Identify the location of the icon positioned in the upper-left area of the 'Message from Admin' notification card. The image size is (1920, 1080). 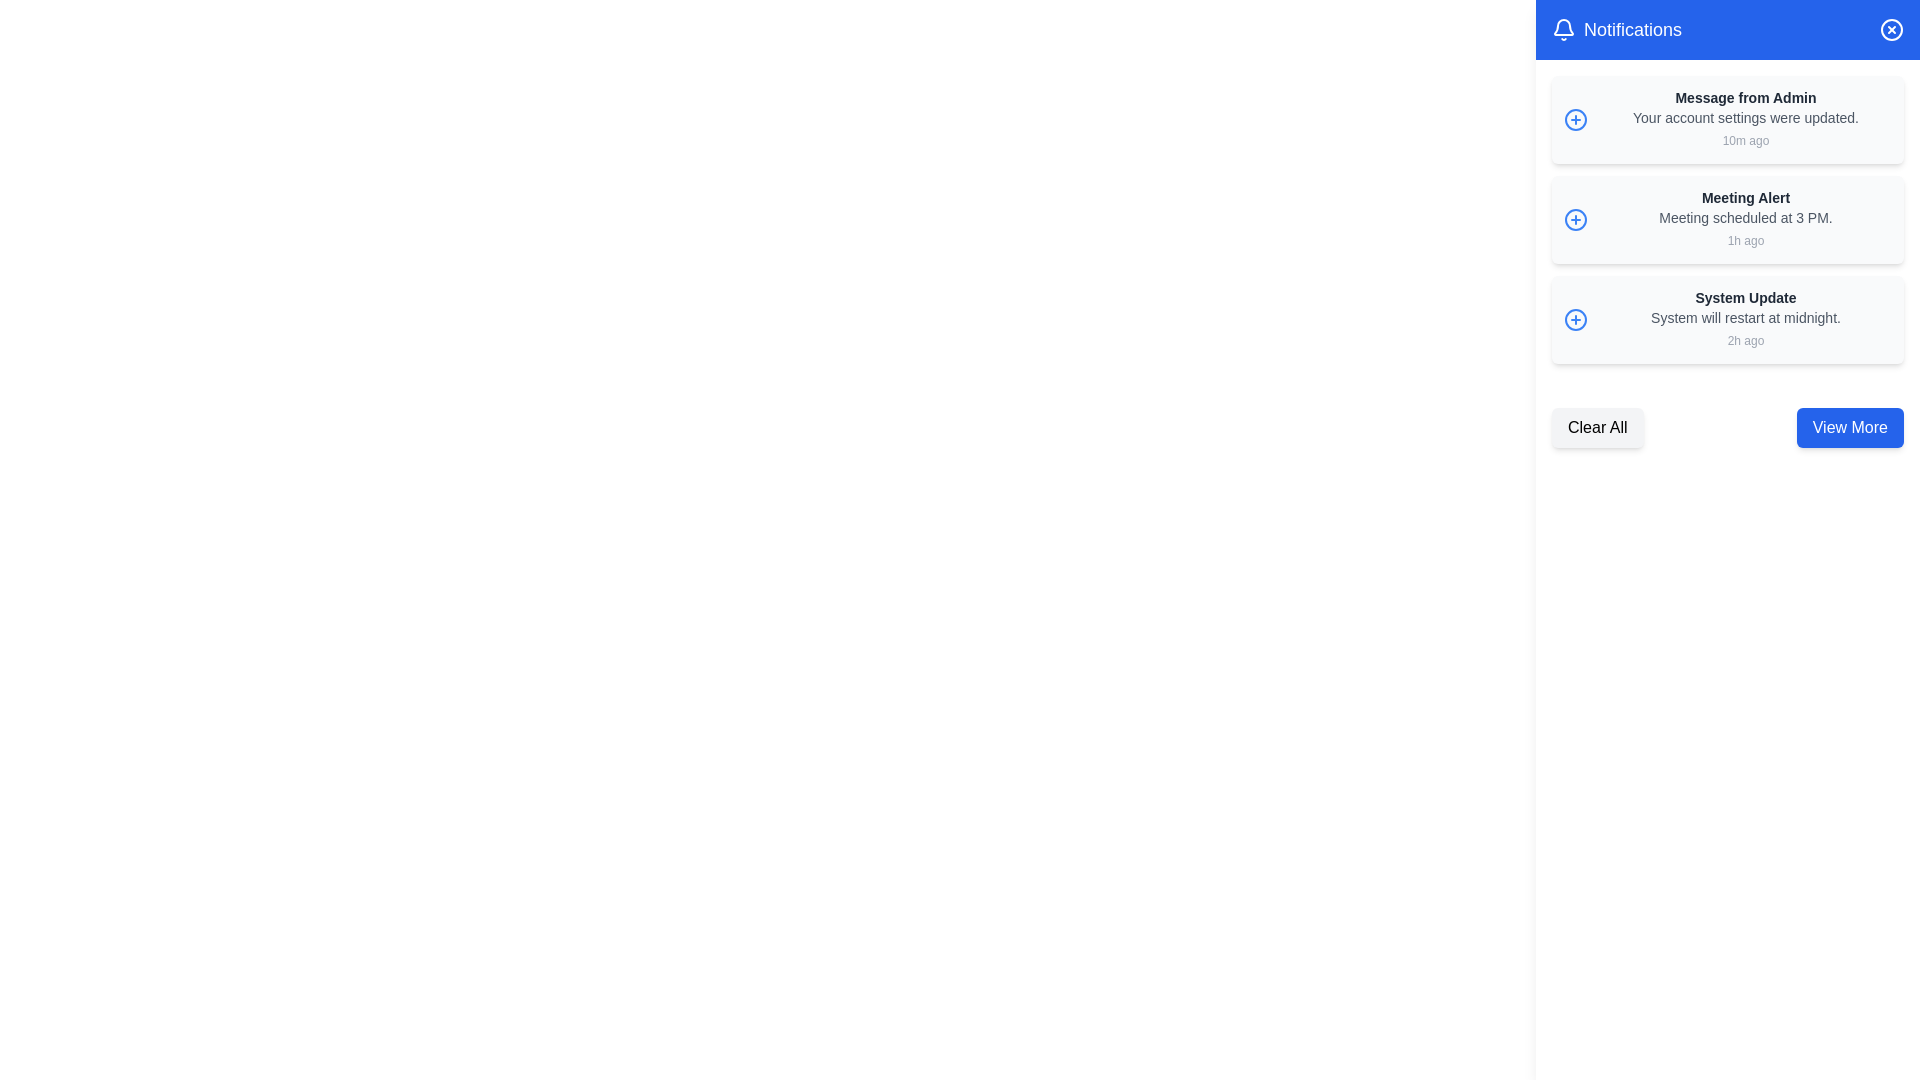
(1574, 119).